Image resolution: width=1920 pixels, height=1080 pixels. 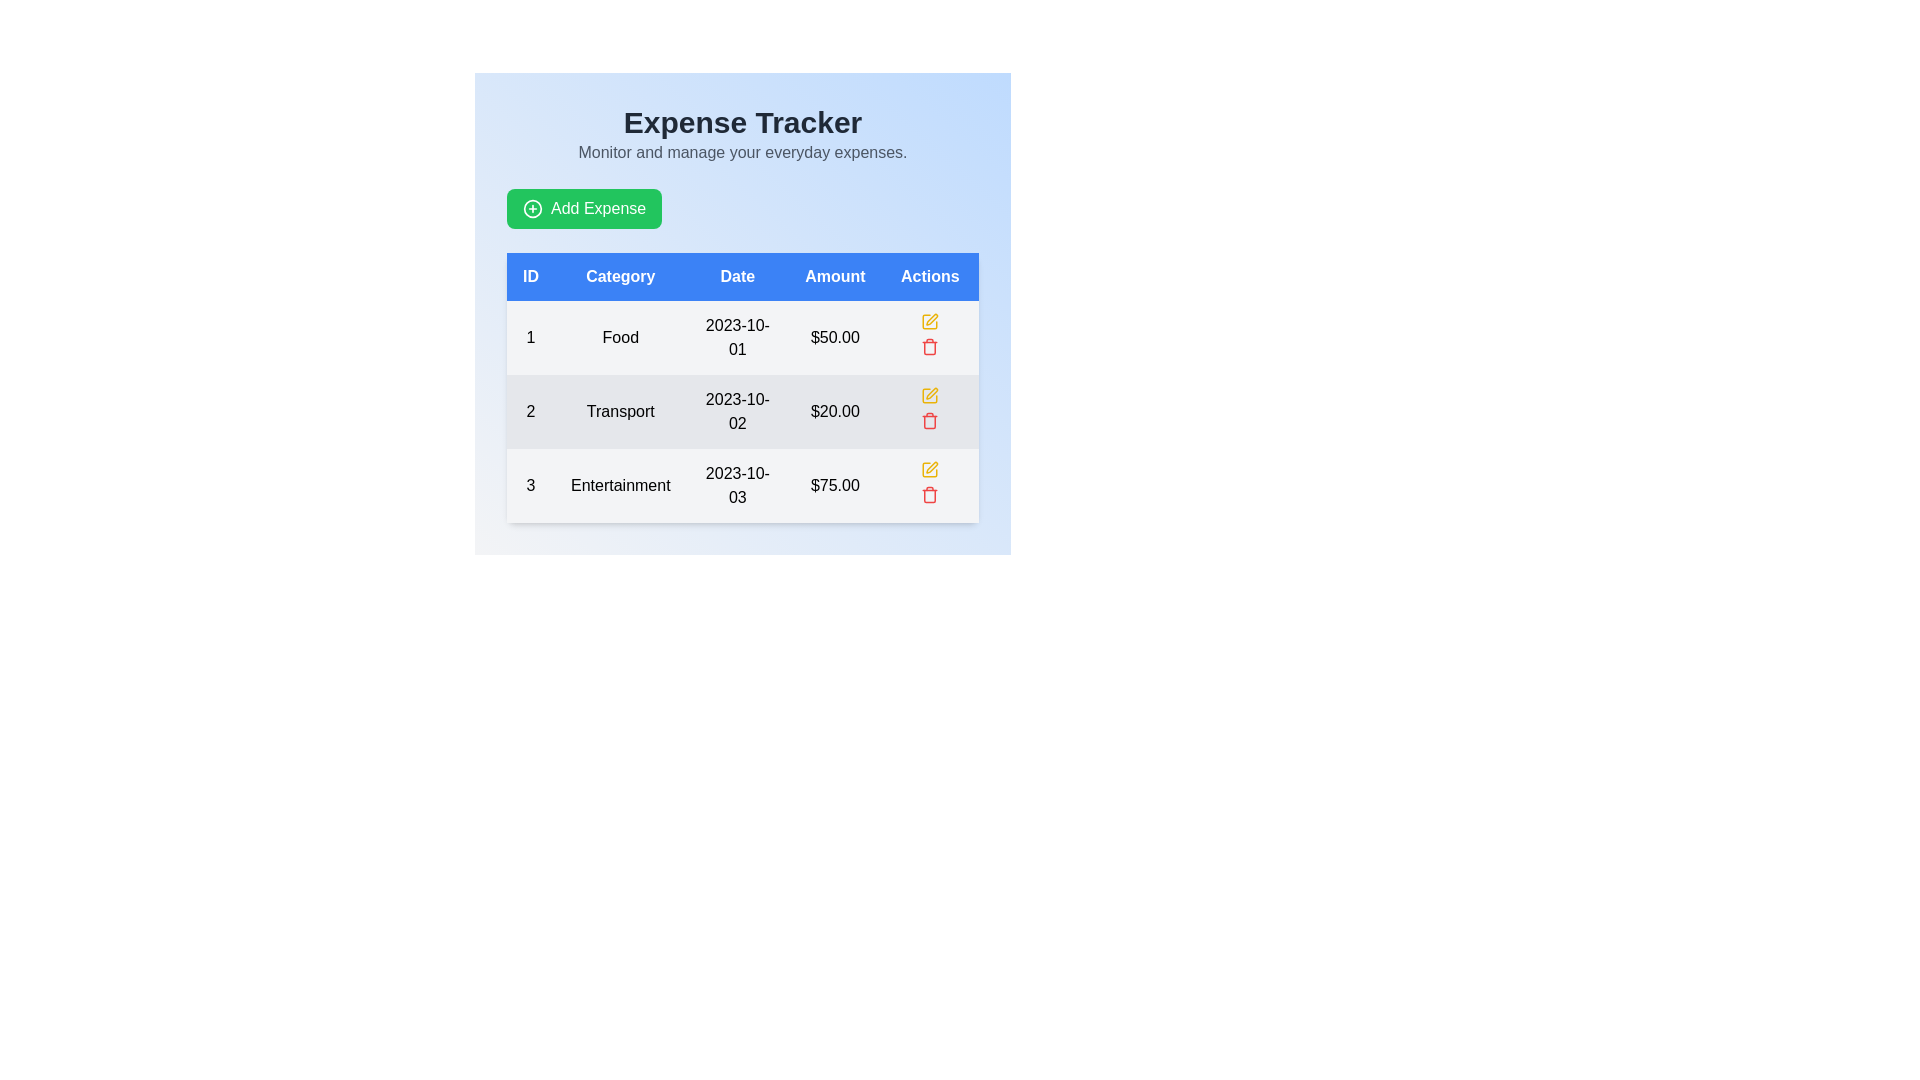 I want to click on the 'Amount' text label, which is the fourth column header in the table indicating monetary amounts, located between the 'Date' and 'Actions' labels, so click(x=835, y=277).